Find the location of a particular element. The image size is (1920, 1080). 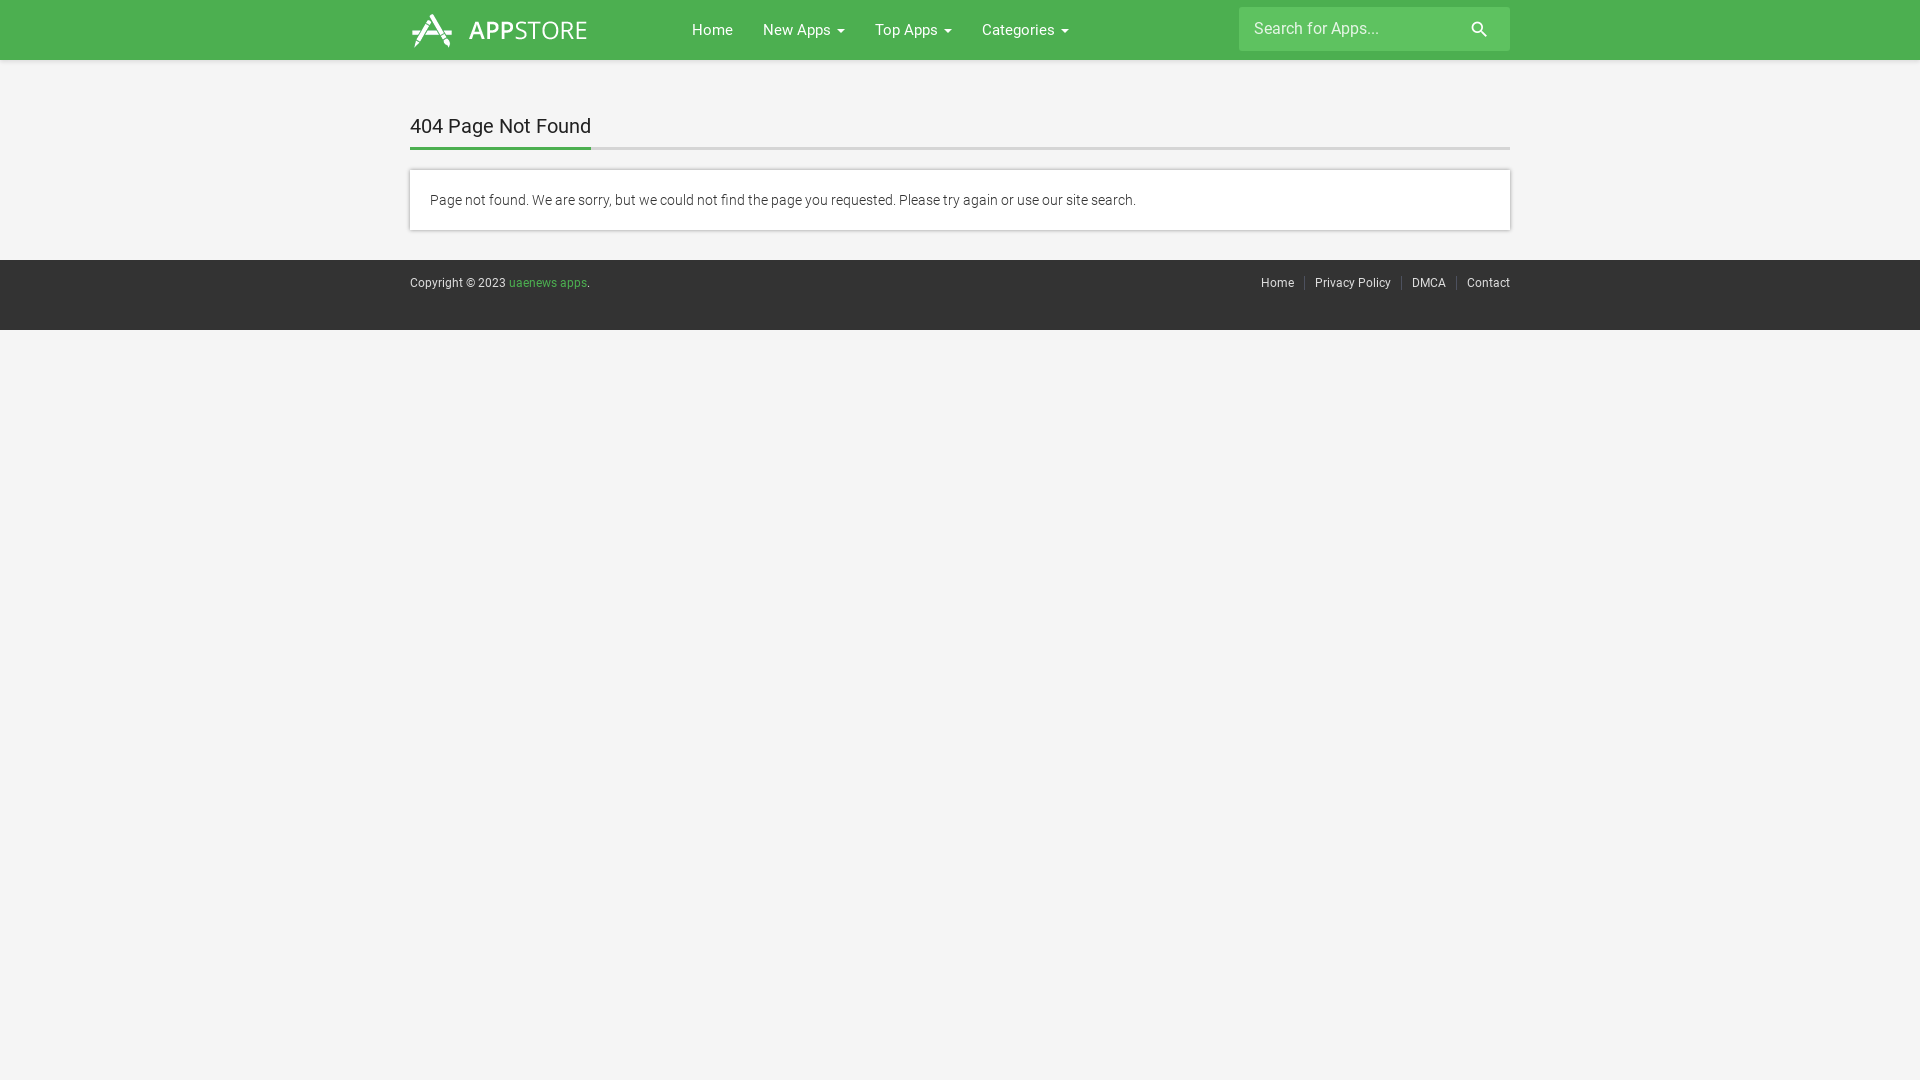

'DMCA' is located at coordinates (1428, 282).